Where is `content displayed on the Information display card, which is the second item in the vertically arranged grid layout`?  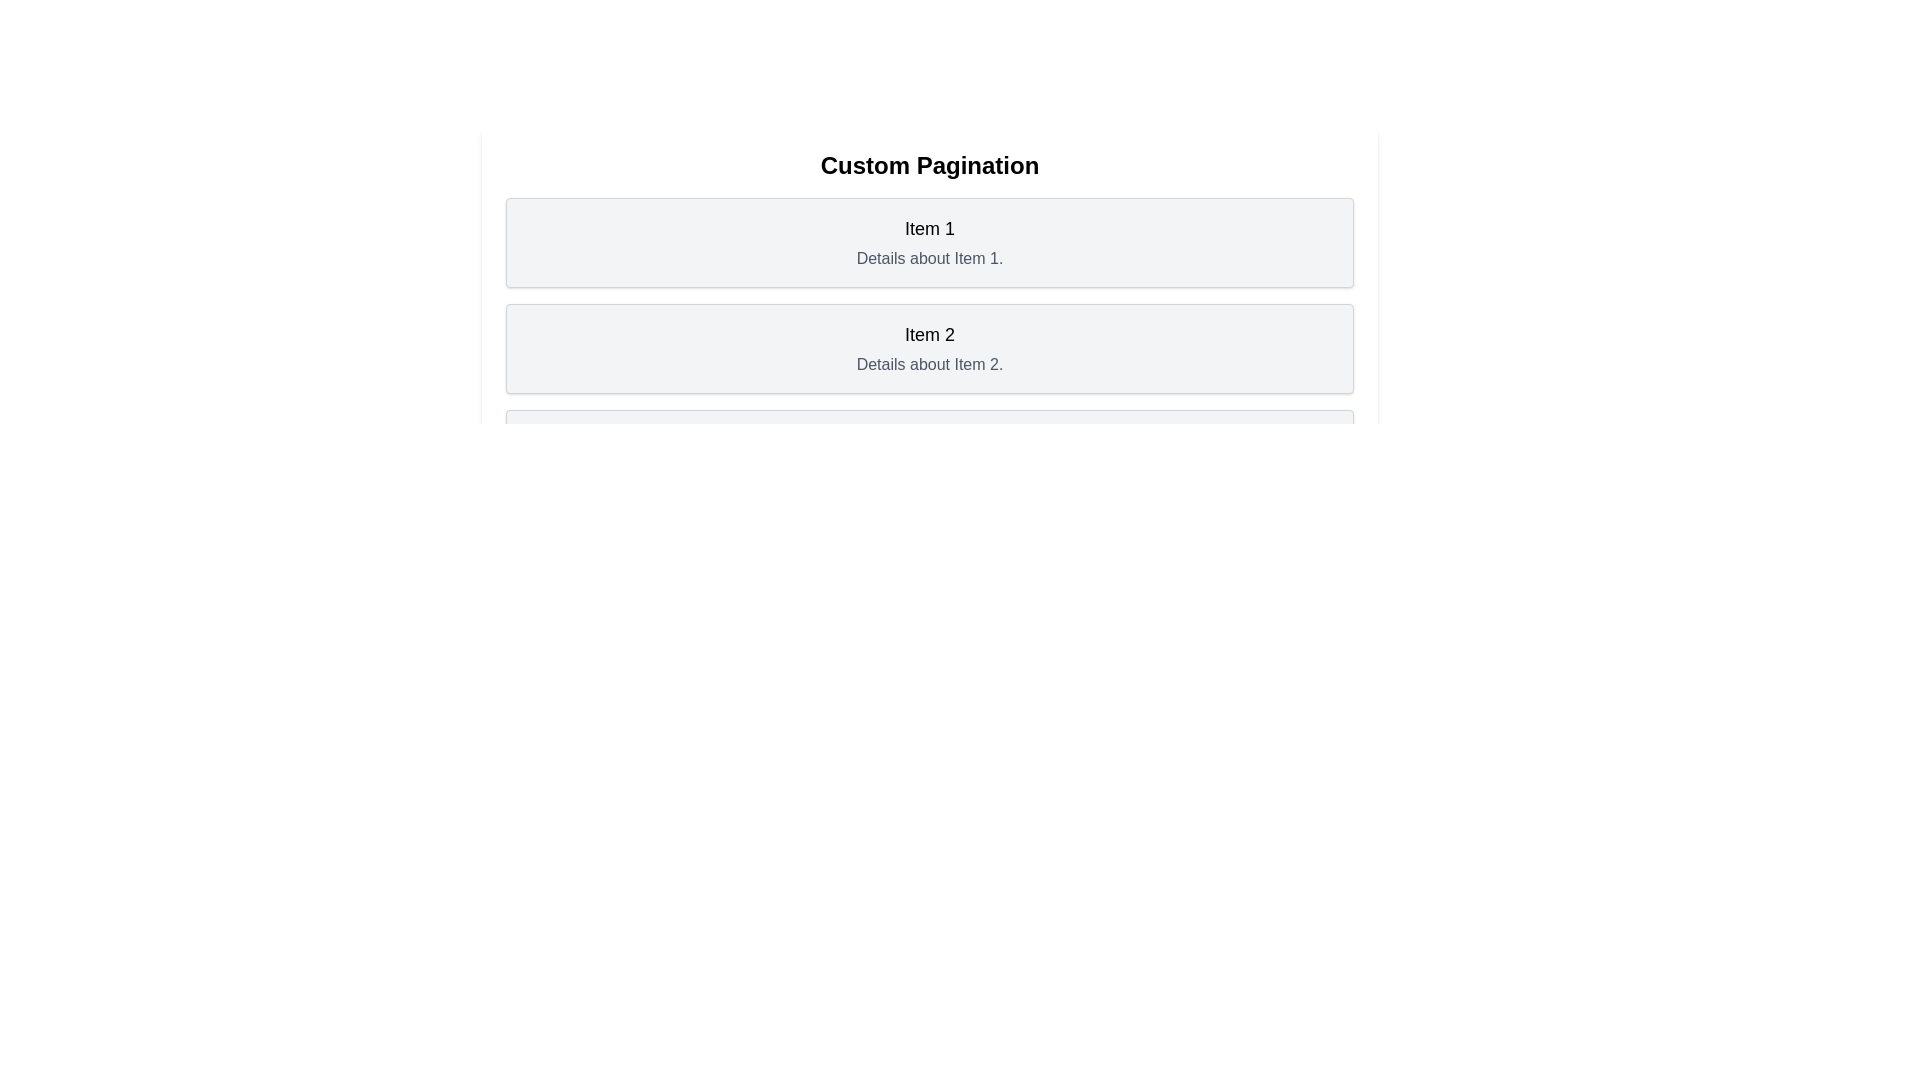
content displayed on the Information display card, which is the second item in the vertically arranged grid layout is located at coordinates (929, 347).